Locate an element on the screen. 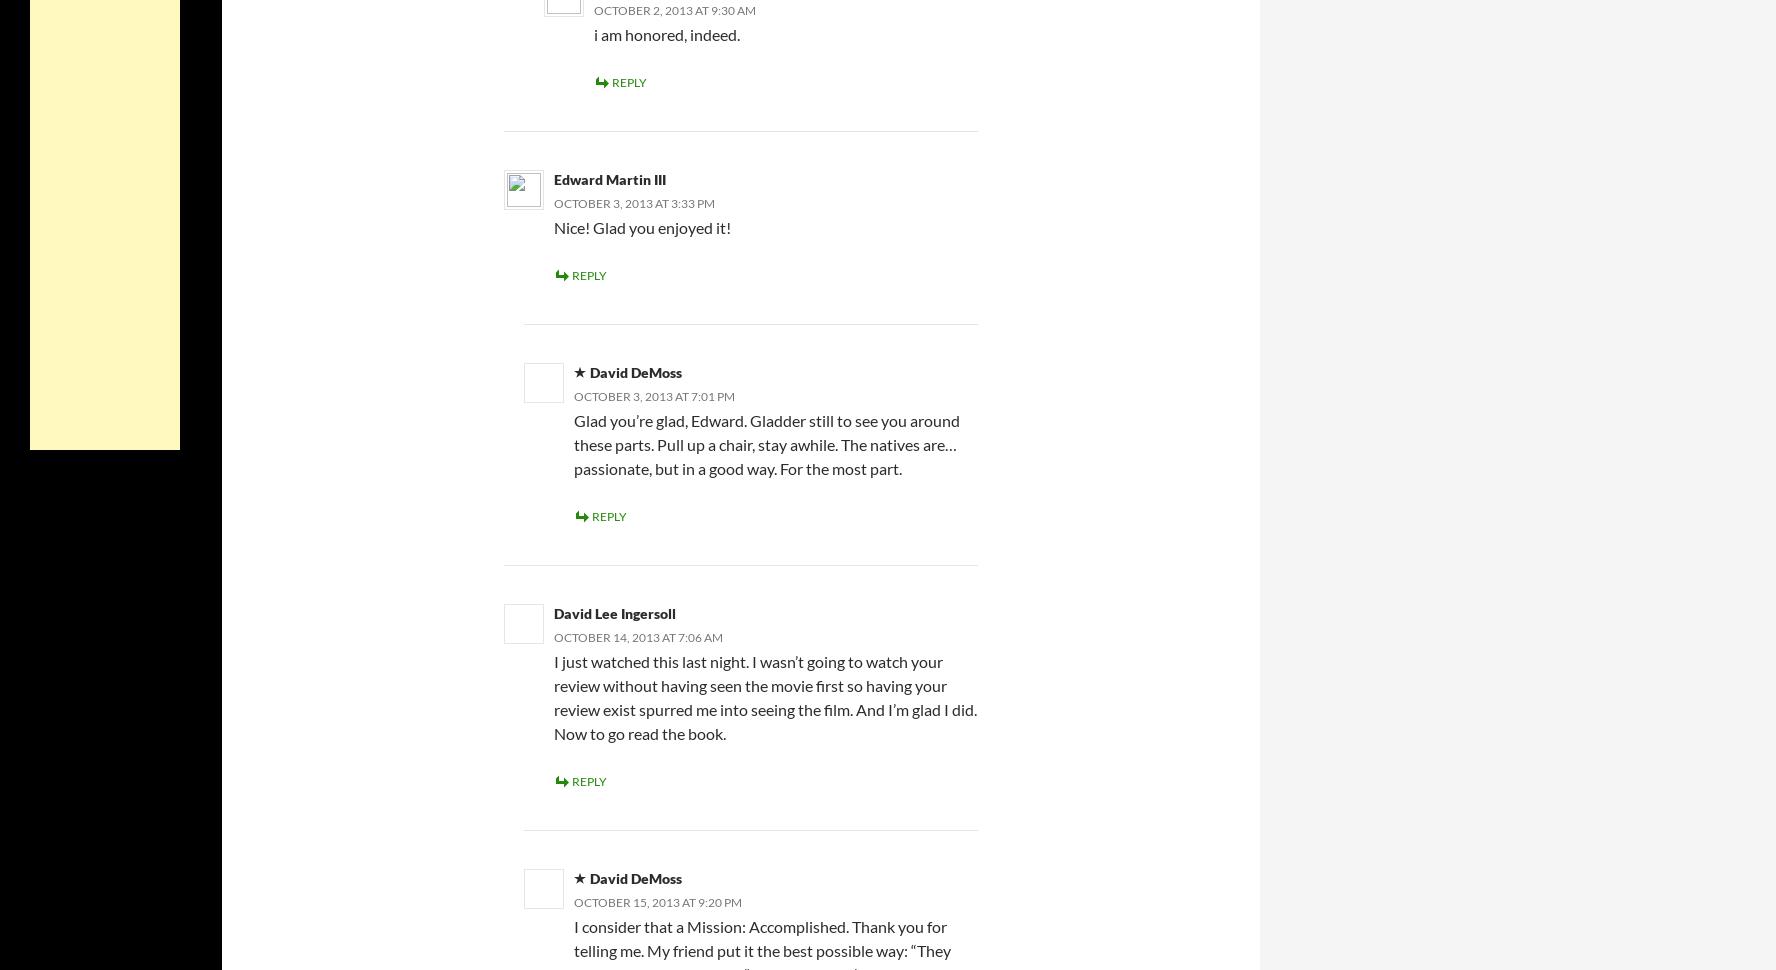 The width and height of the screenshot is (1776, 970). 'Nice!  Glad you enjoyed it!' is located at coordinates (641, 226).